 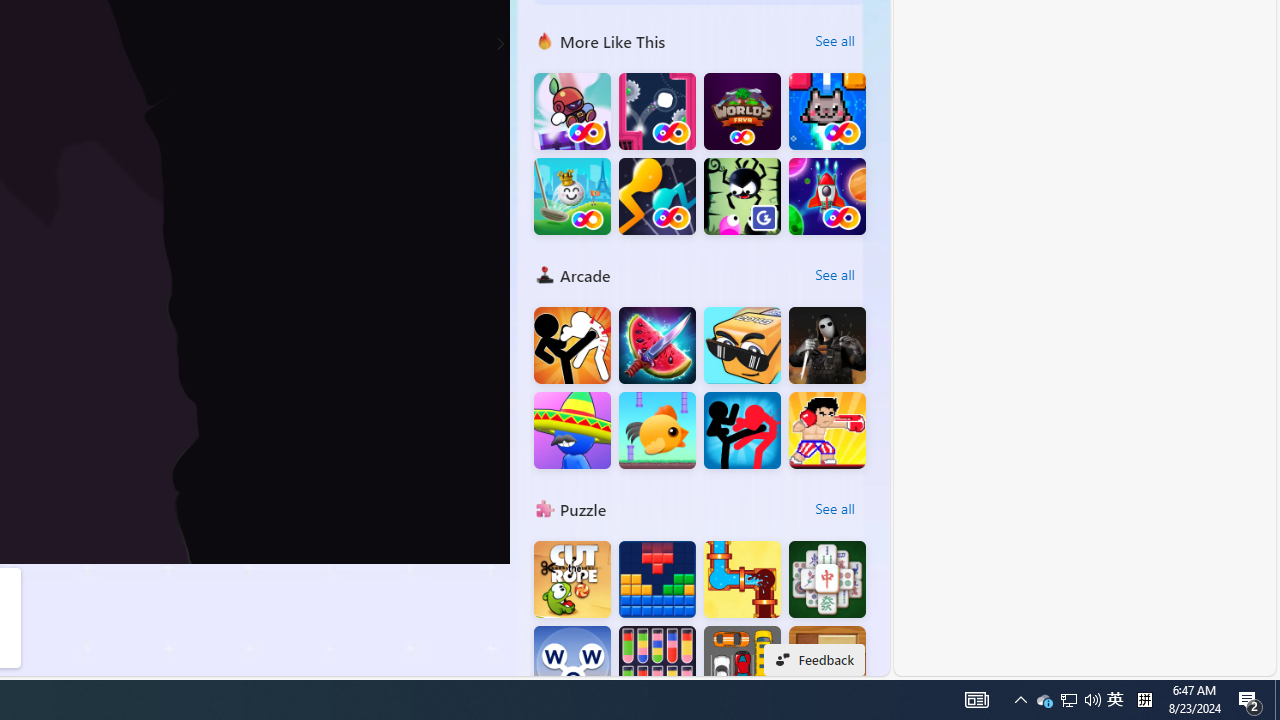 What do you see at coordinates (827, 579) in the screenshot?
I see `'Solitaire Mahjong Classic'` at bounding box center [827, 579].